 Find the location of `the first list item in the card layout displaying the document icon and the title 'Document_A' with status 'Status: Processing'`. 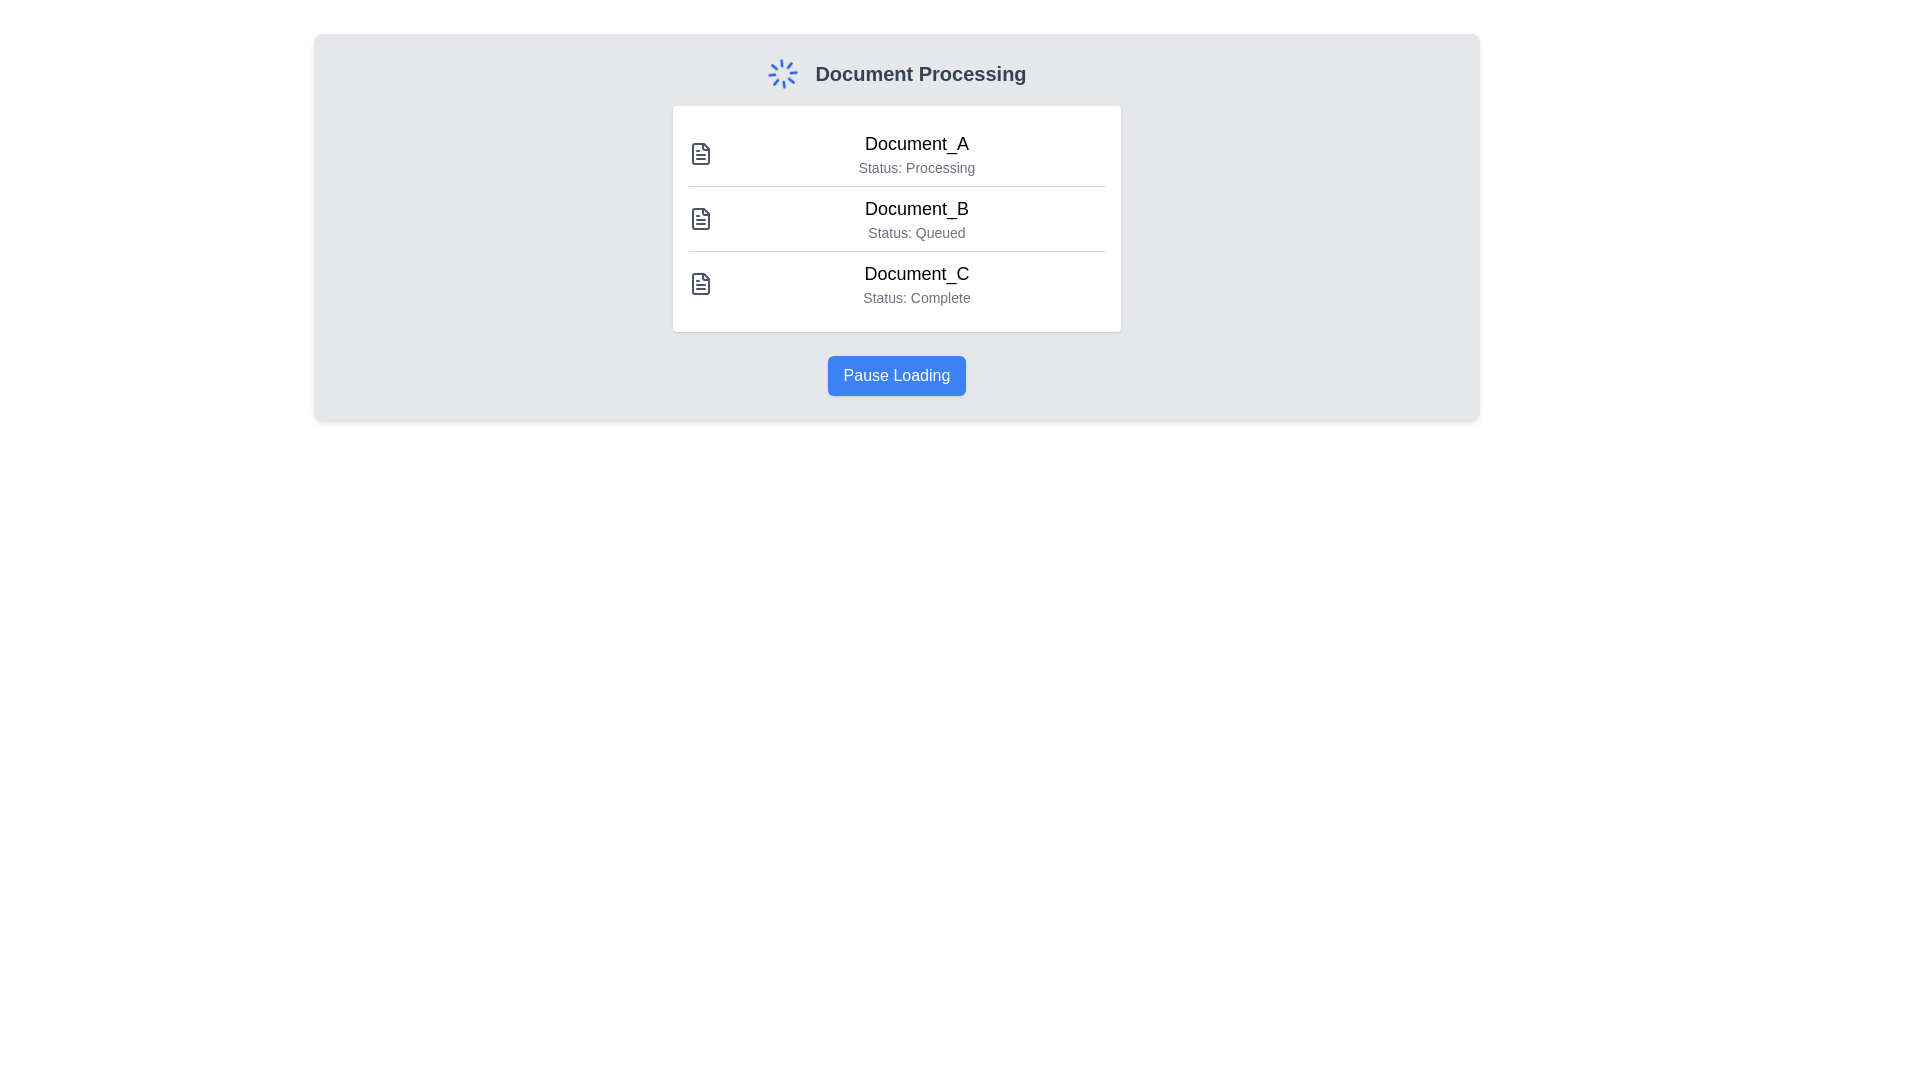

the first list item in the card layout displaying the document icon and the title 'Document_A' with status 'Status: Processing' is located at coordinates (896, 153).